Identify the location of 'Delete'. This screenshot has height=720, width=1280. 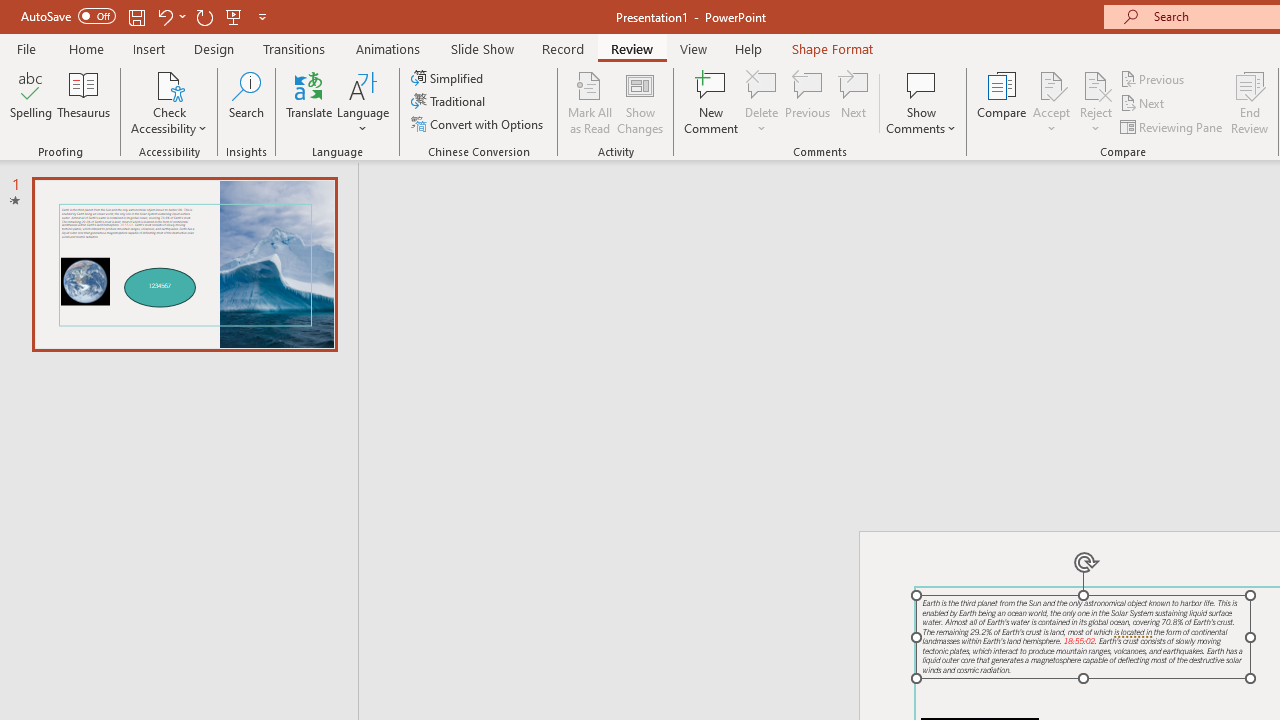
(761, 103).